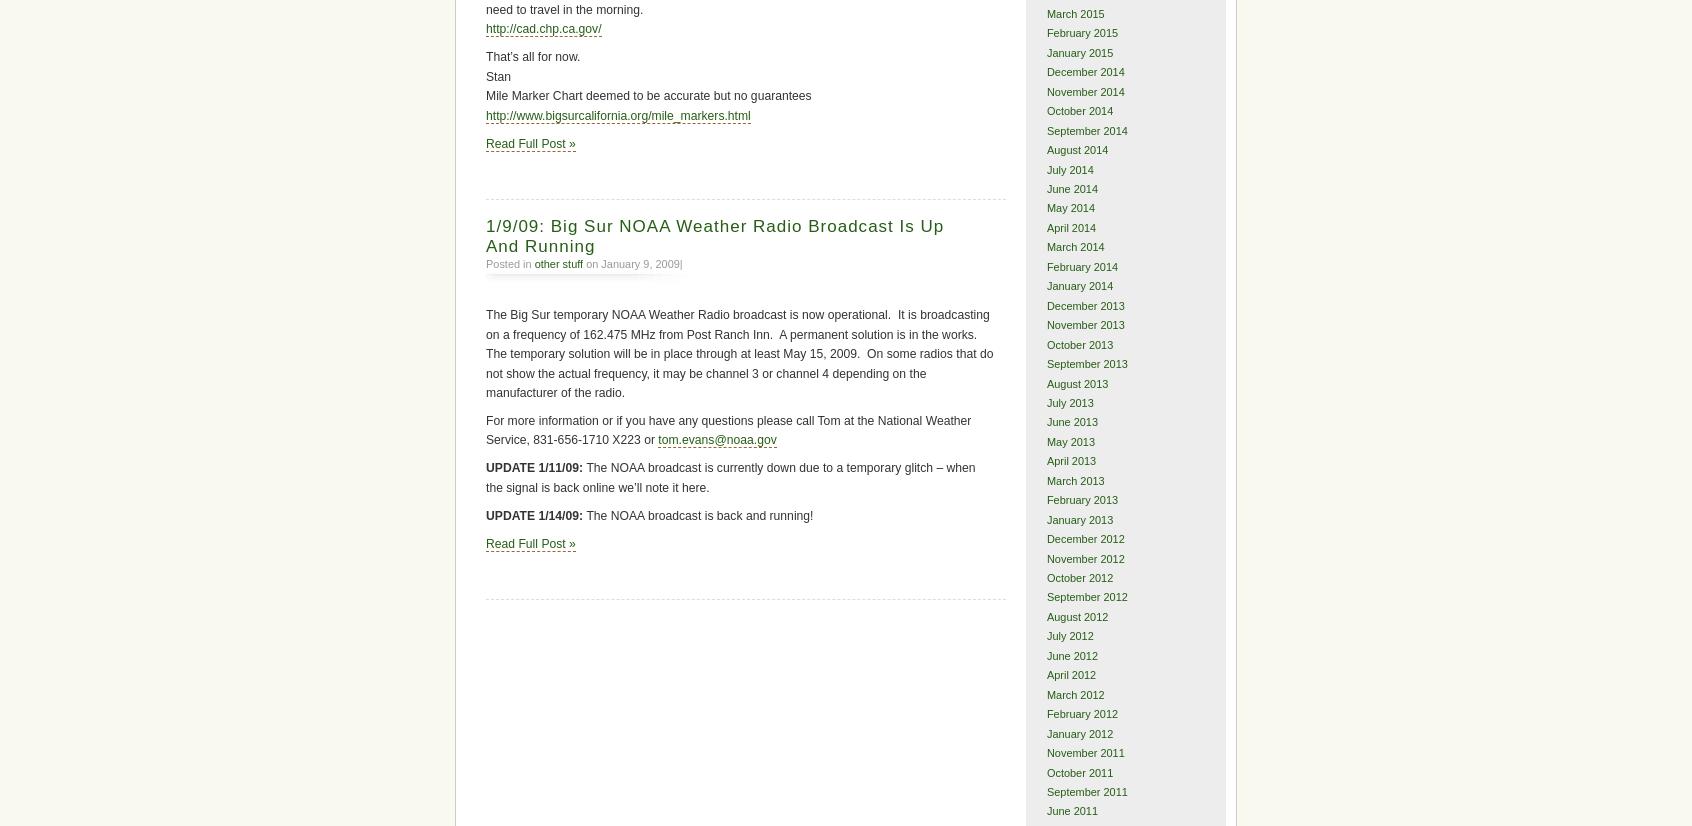 The height and width of the screenshot is (826, 1692). I want to click on 'UPDATE 1/14/09:', so click(536, 514).